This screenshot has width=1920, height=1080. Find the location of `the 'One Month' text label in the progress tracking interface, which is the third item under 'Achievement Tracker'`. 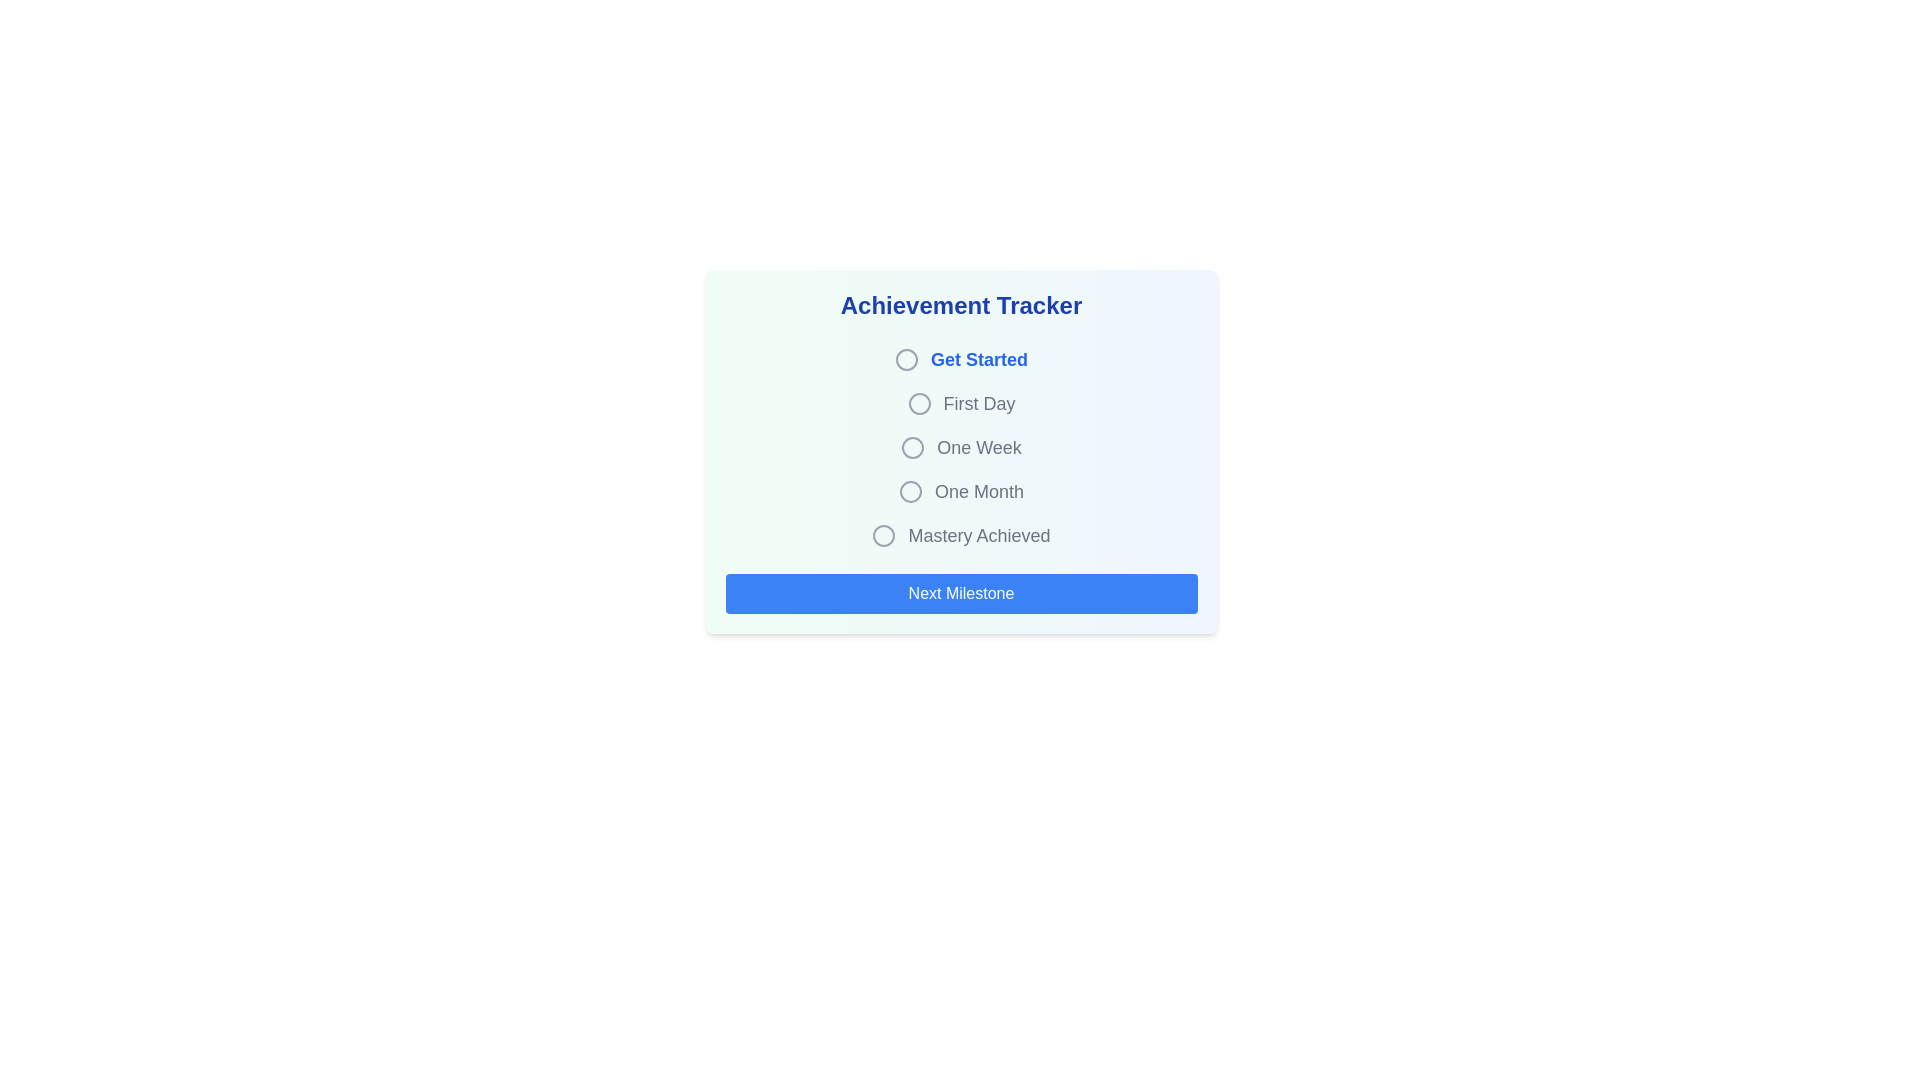

the 'One Month' text label in the progress tracking interface, which is the third item under 'Achievement Tracker' is located at coordinates (979, 492).